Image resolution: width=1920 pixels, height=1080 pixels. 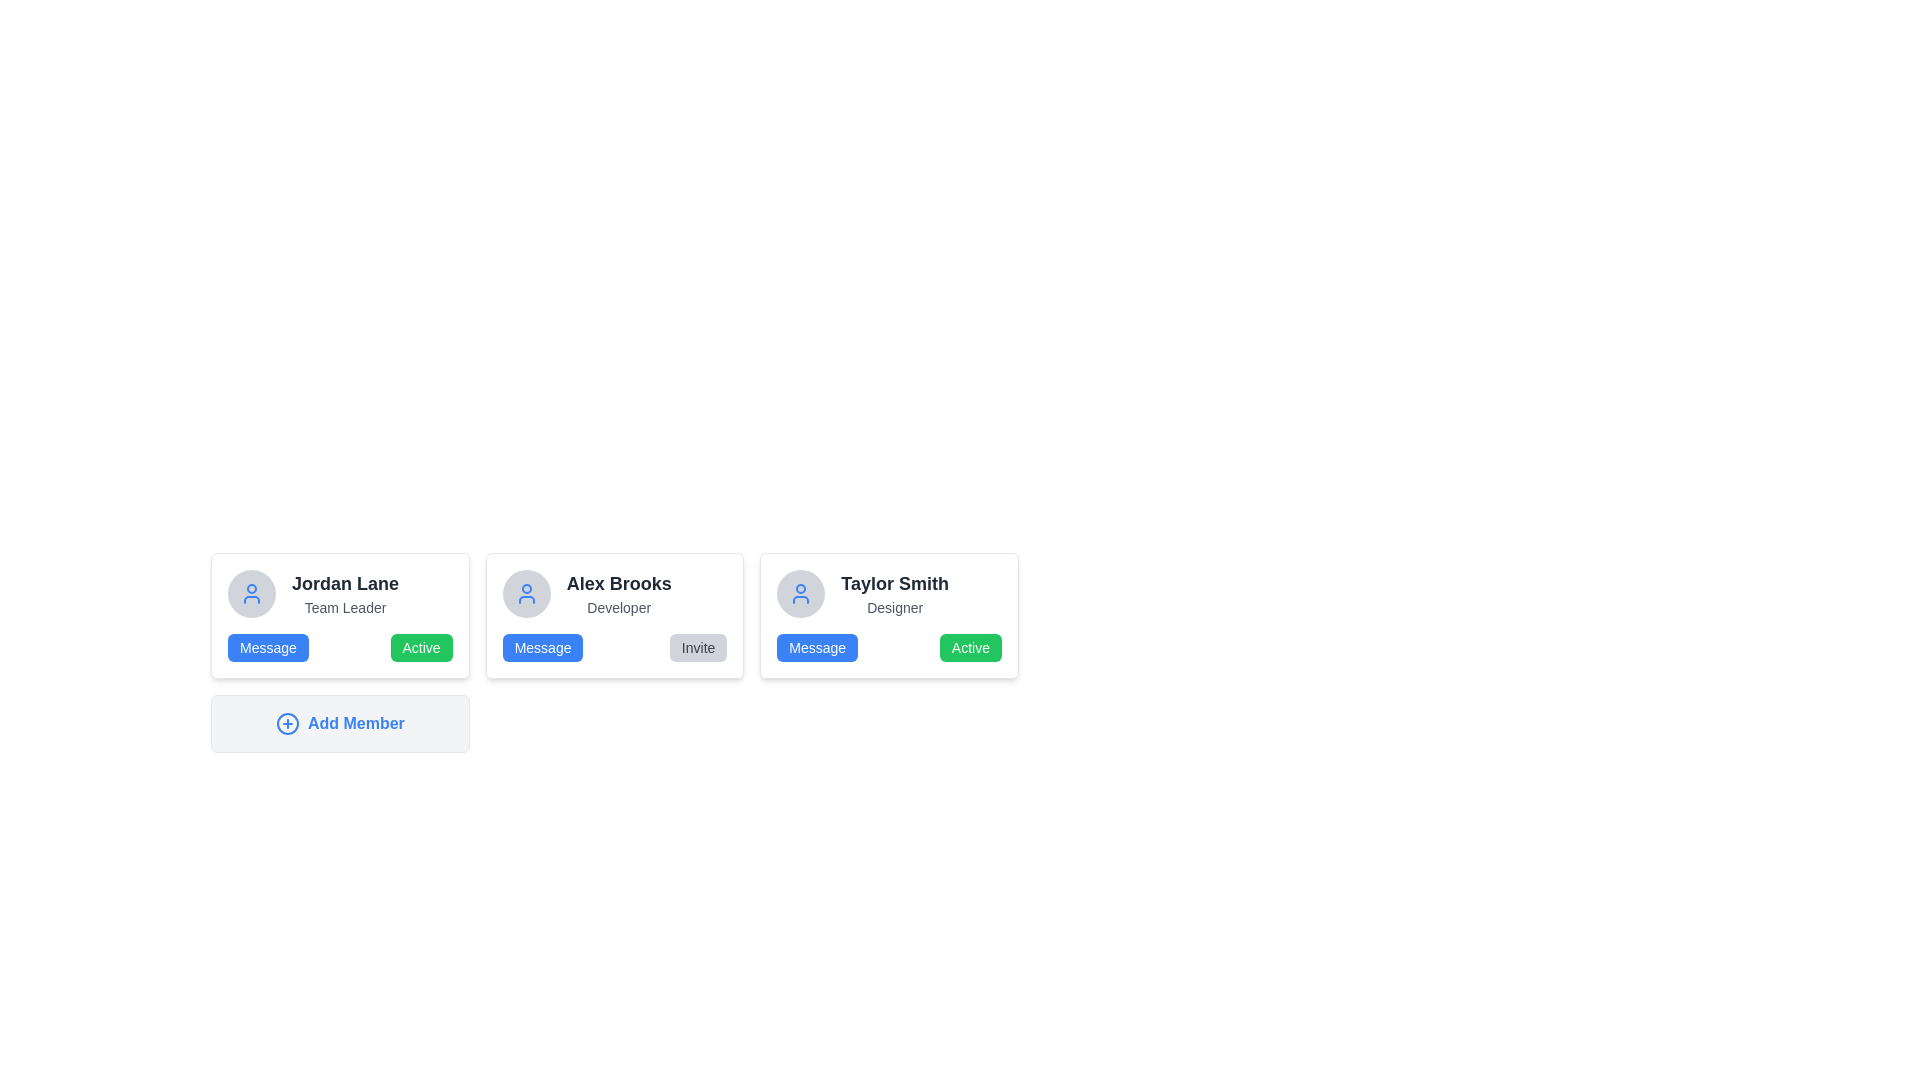 I want to click on the profile display section for 'Alex Brooks', so click(x=613, y=593).